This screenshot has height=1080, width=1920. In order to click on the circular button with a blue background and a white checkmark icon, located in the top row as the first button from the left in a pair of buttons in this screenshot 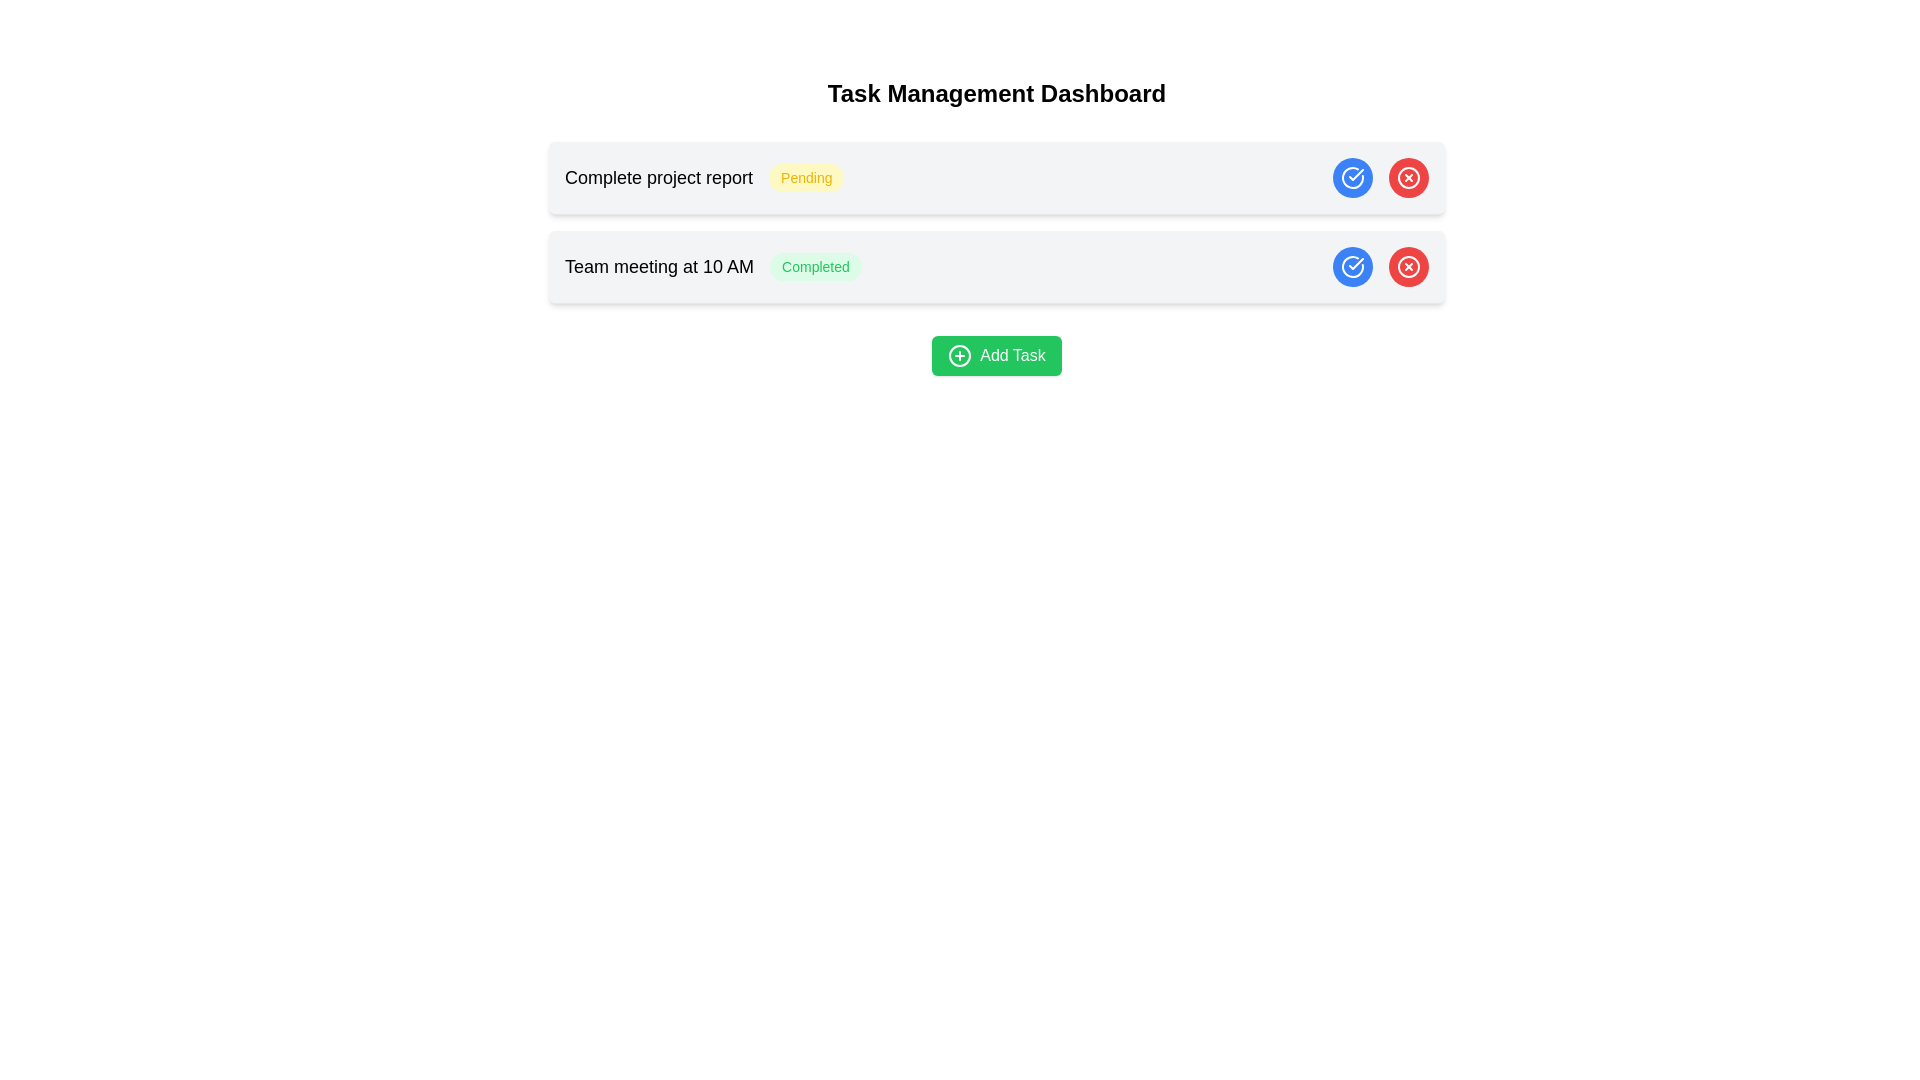, I will do `click(1353, 176)`.